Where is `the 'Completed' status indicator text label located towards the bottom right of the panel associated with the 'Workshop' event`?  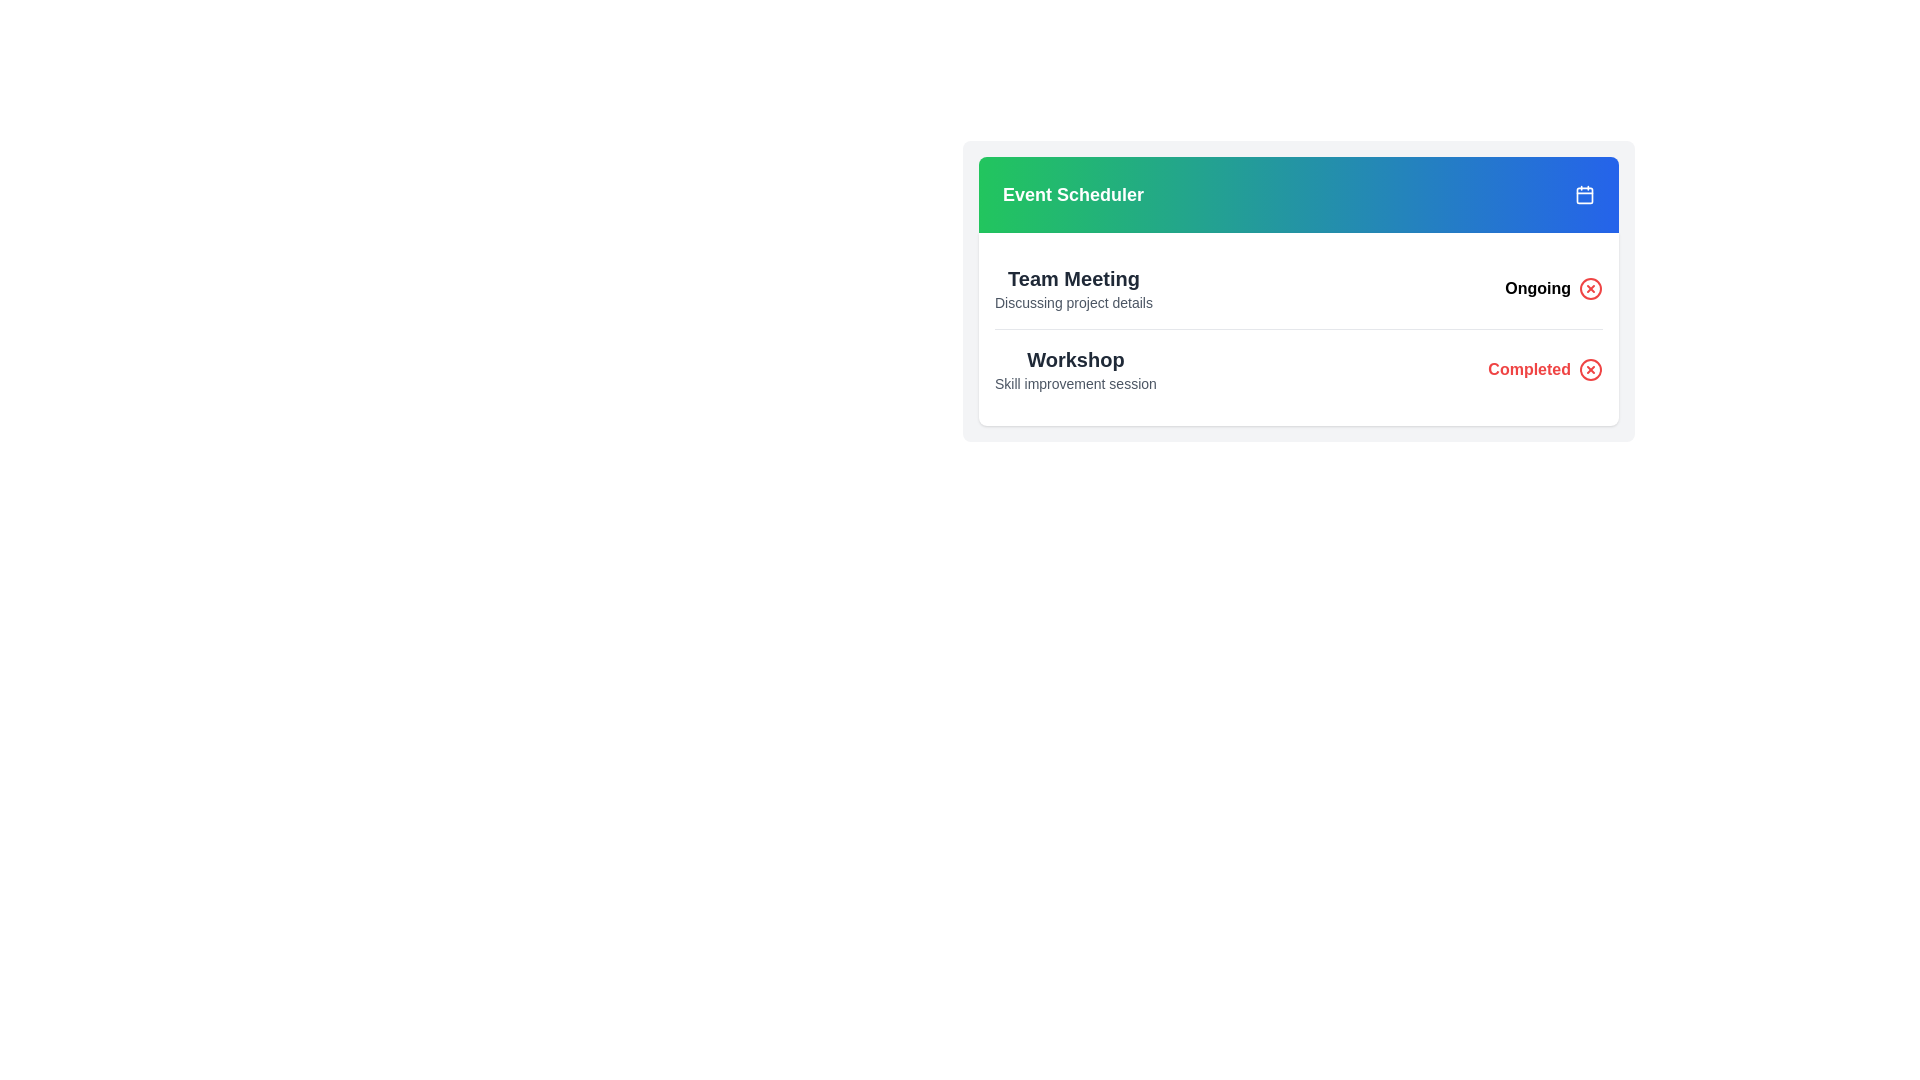
the 'Completed' status indicator text label located towards the bottom right of the panel associated with the 'Workshop' event is located at coordinates (1528, 370).